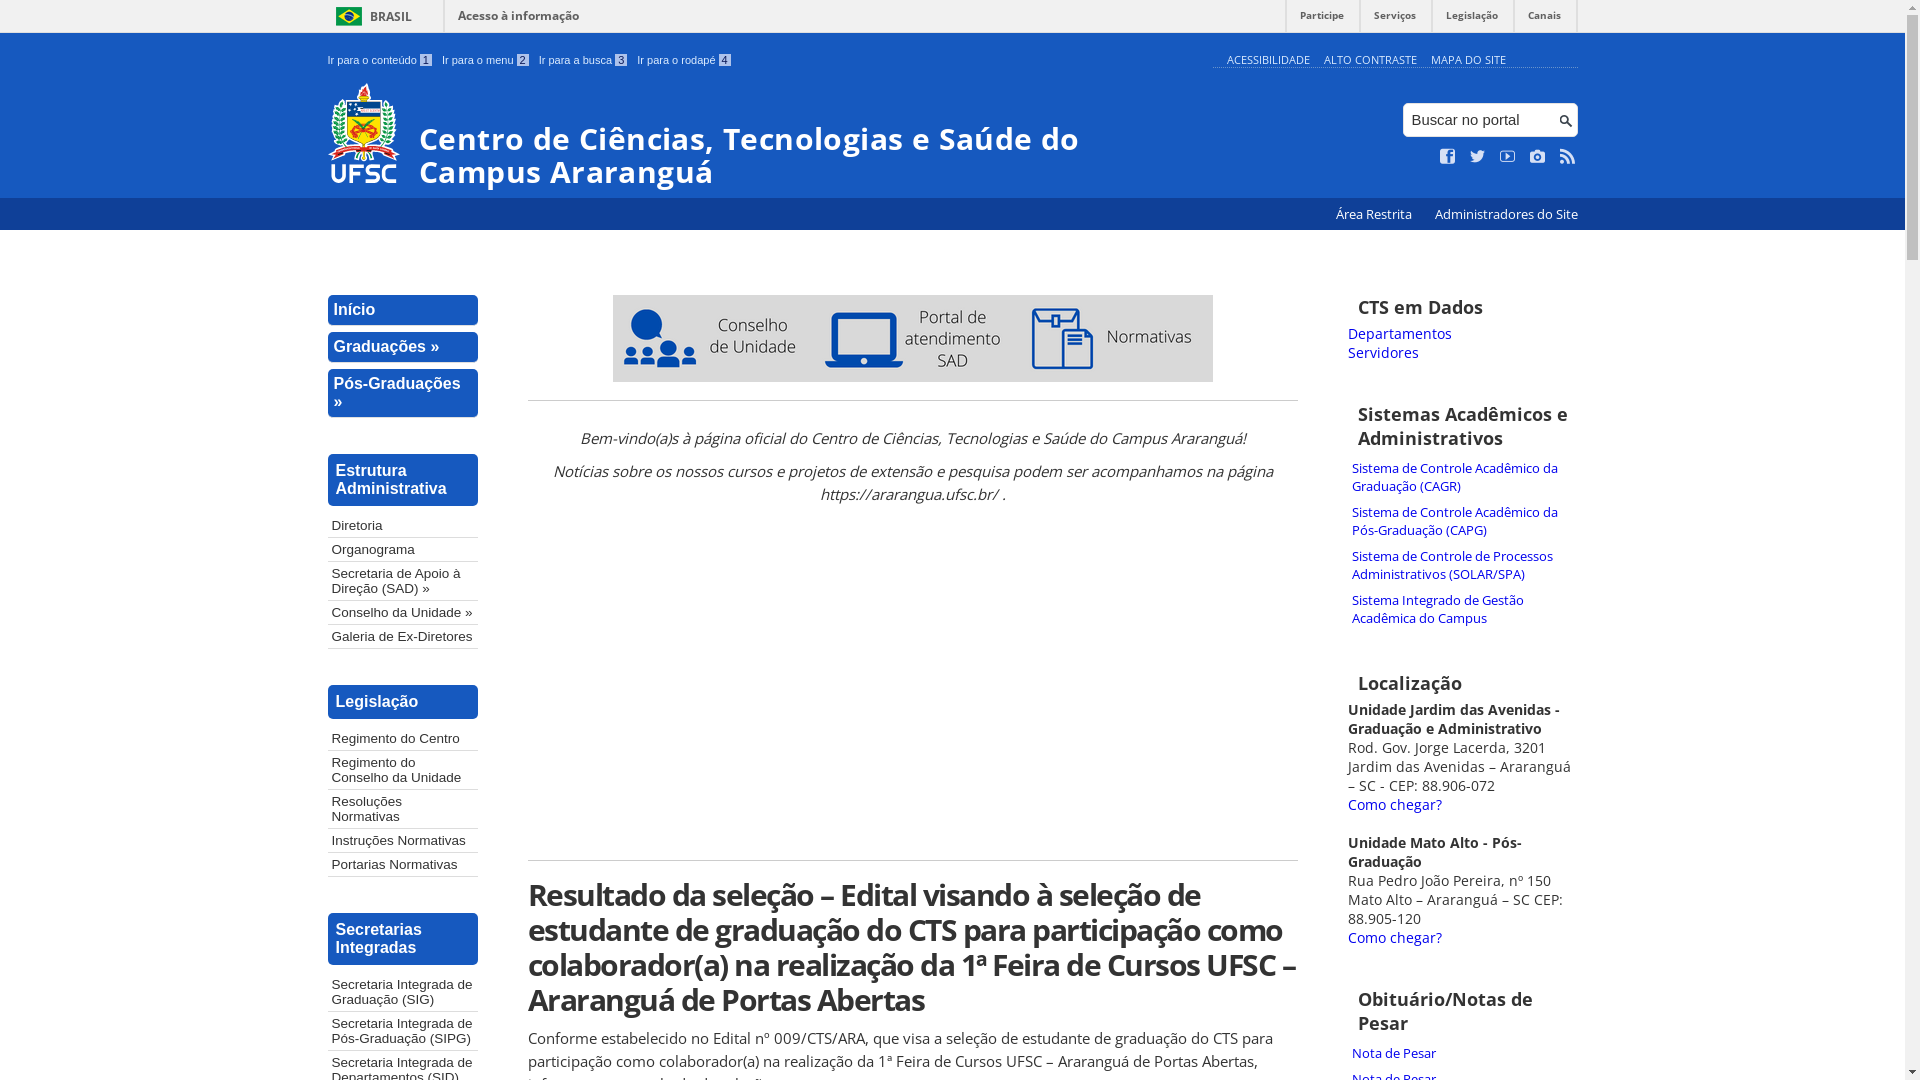 The image size is (1920, 1080). What do you see at coordinates (402, 769) in the screenshot?
I see `'Regimento do Conselho da Unidade'` at bounding box center [402, 769].